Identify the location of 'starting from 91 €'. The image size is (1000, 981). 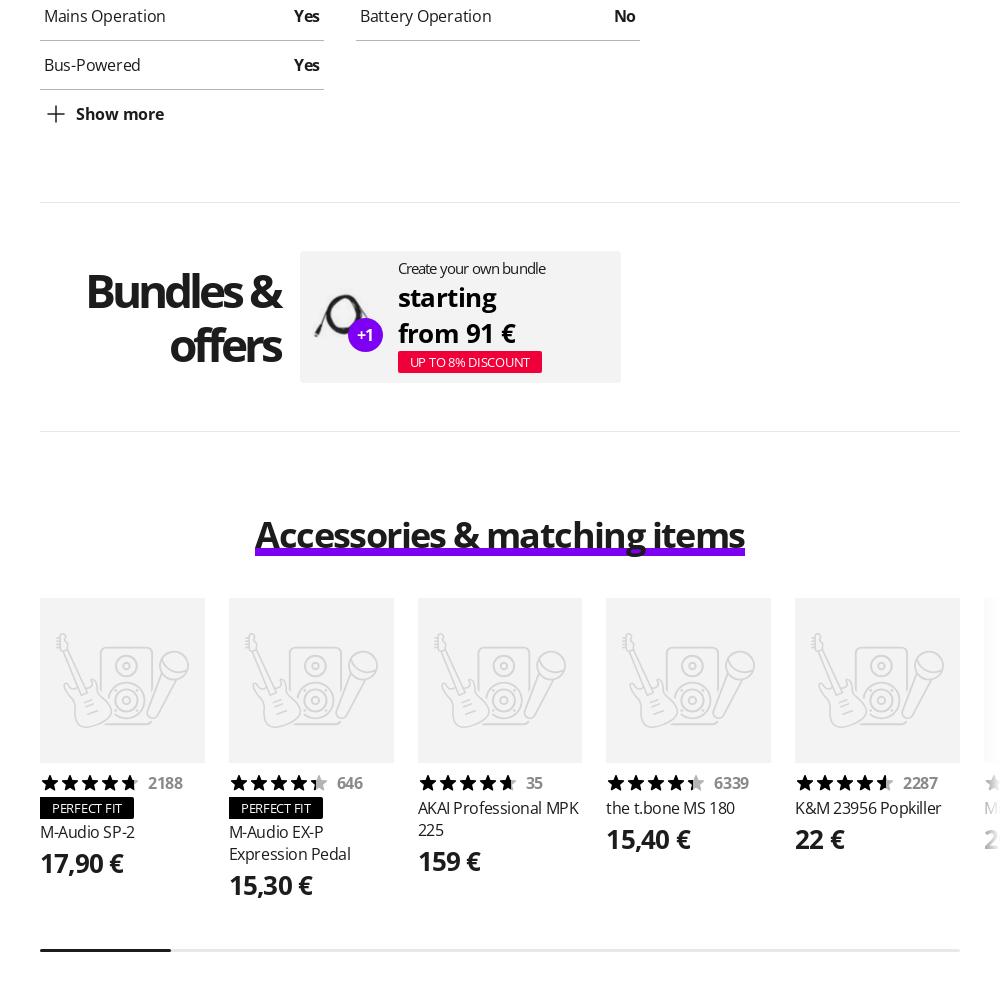
(455, 313).